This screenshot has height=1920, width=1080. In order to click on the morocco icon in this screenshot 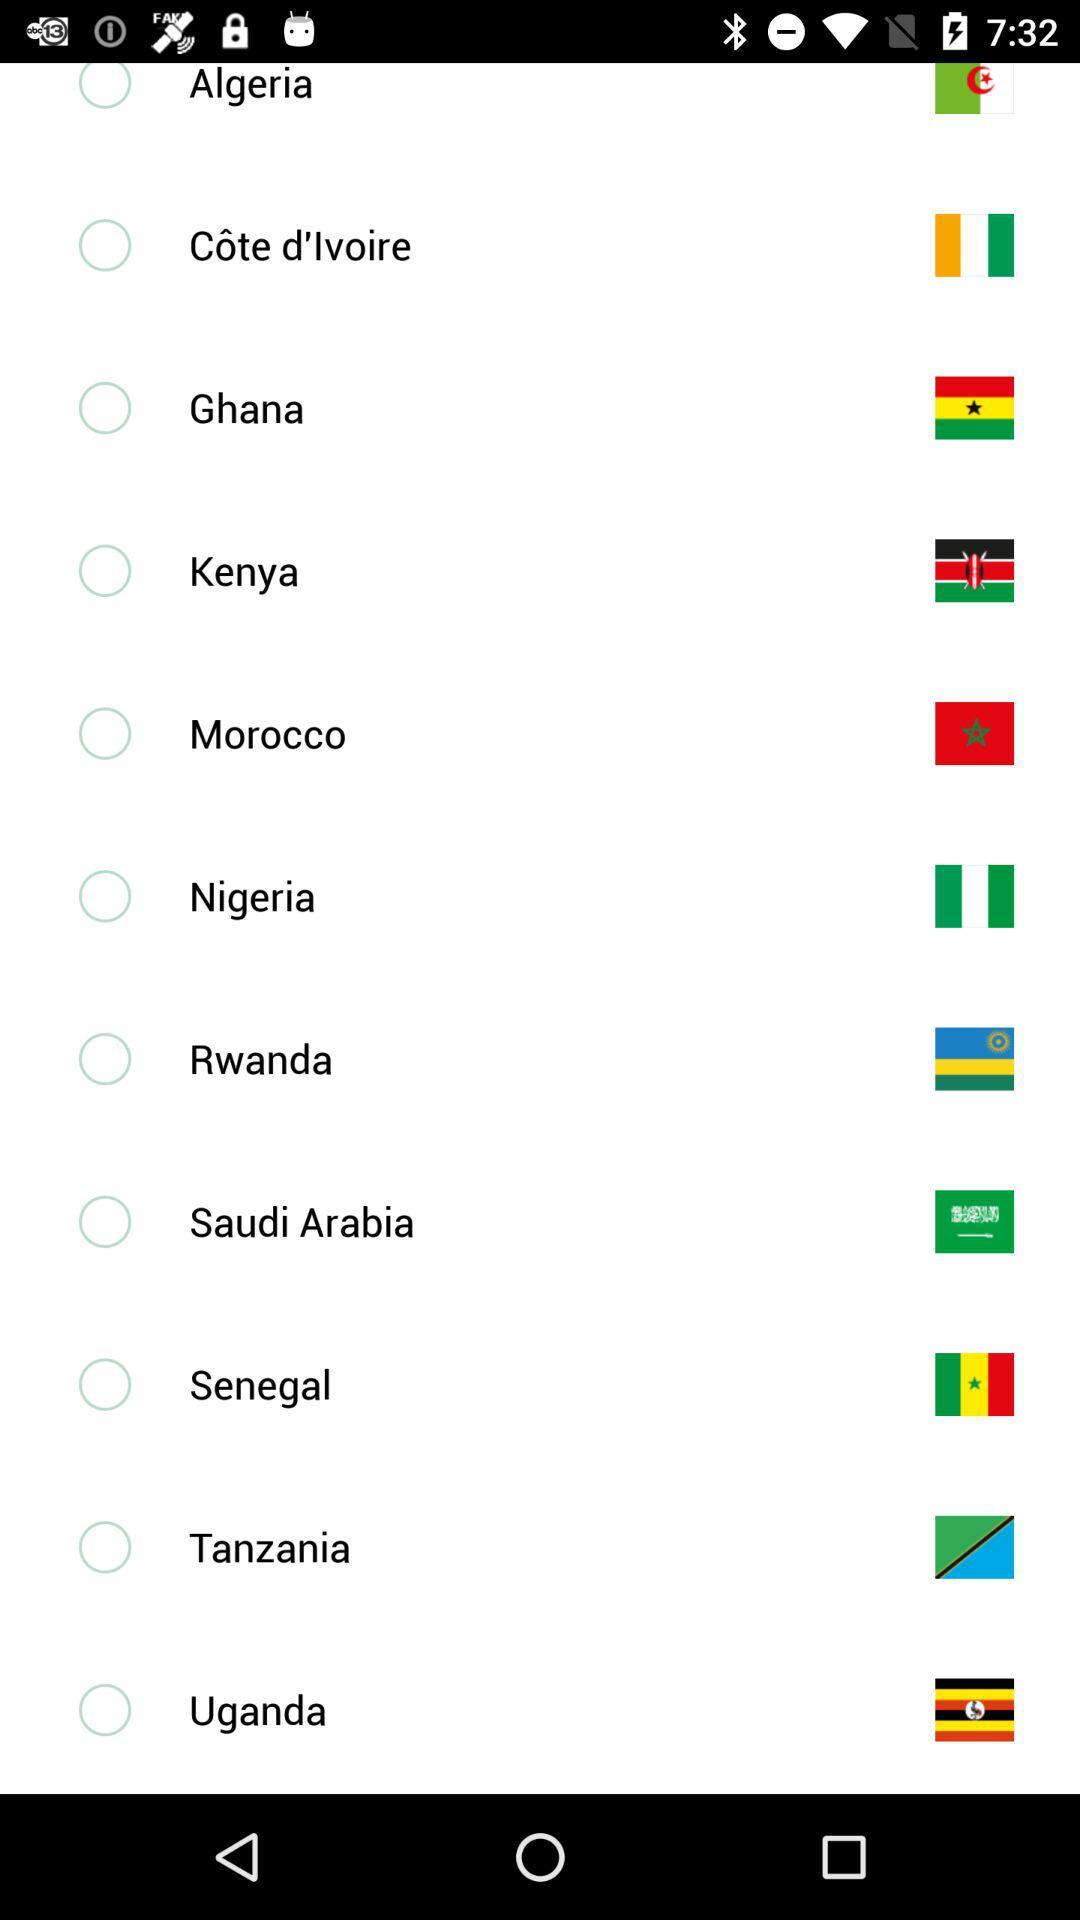, I will do `click(528, 732)`.